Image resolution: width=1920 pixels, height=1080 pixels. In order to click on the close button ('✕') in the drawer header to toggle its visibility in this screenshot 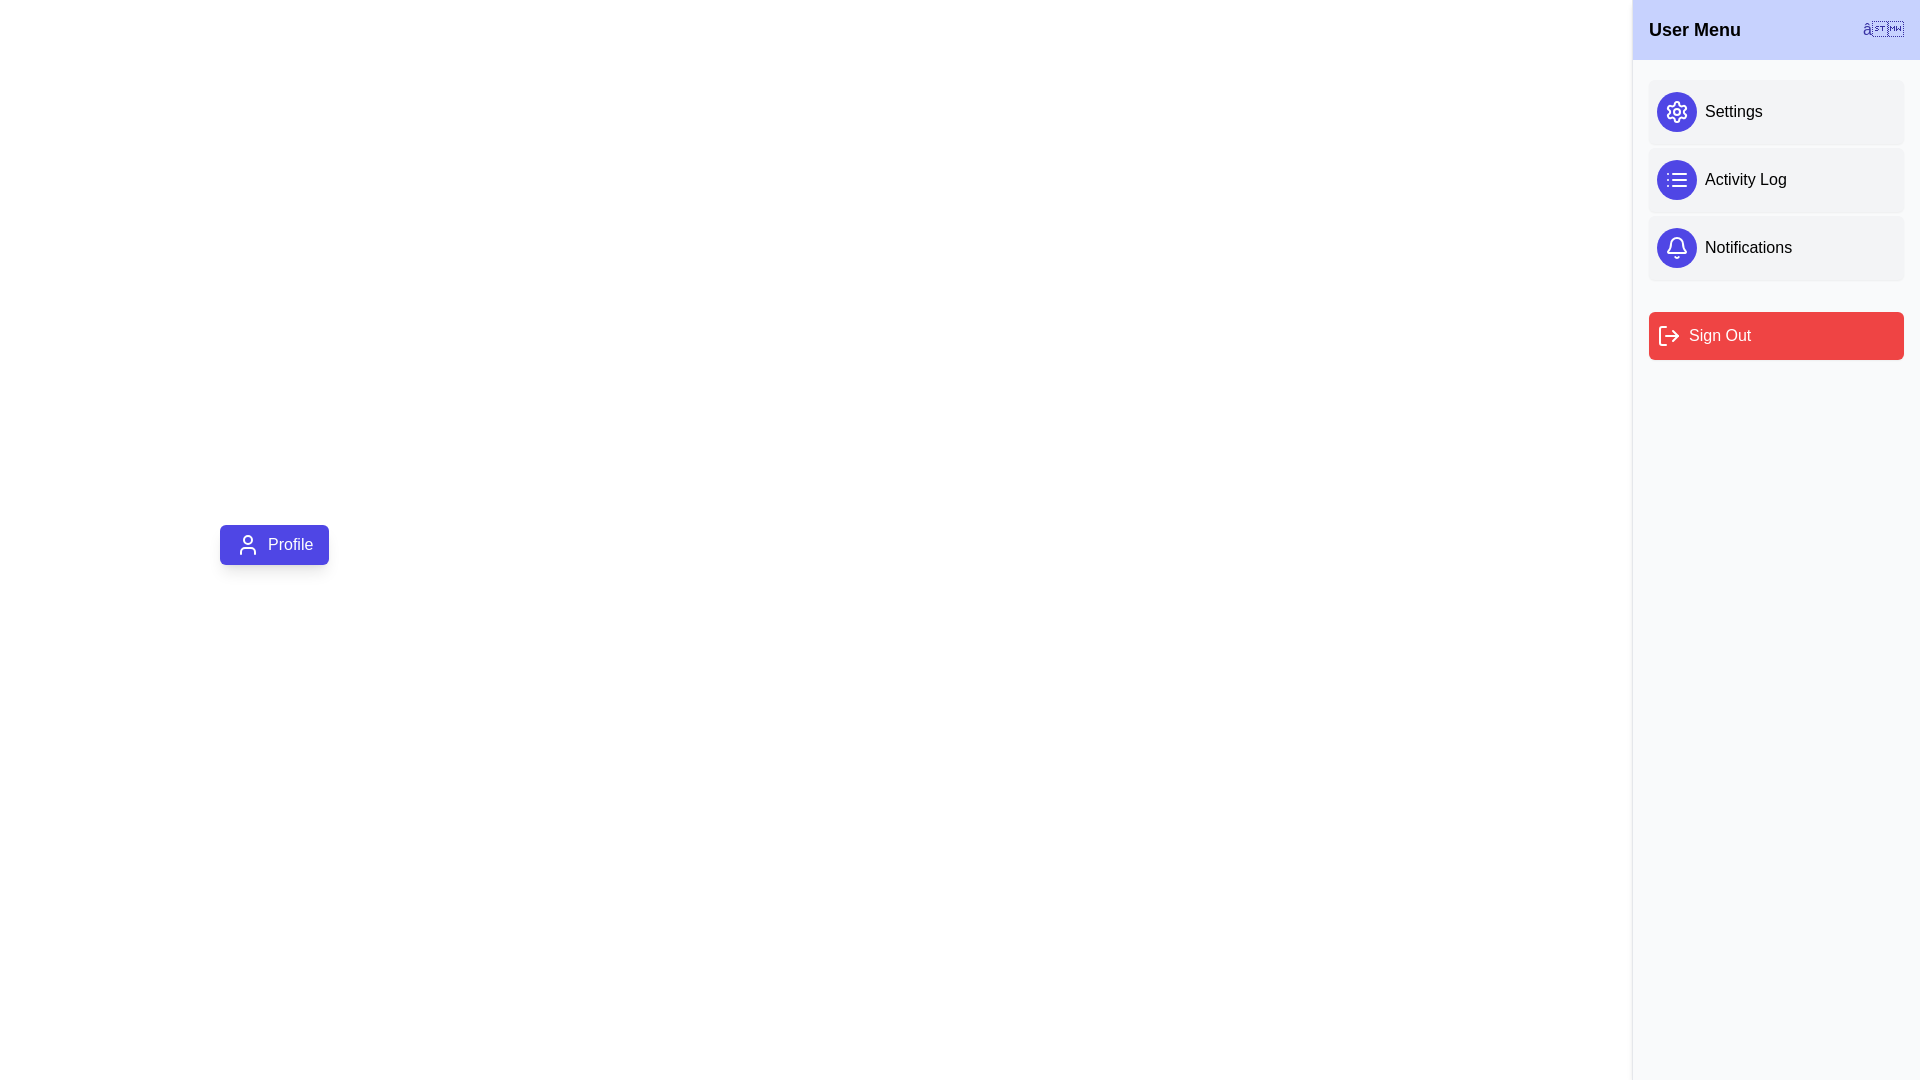, I will do `click(1881, 30)`.